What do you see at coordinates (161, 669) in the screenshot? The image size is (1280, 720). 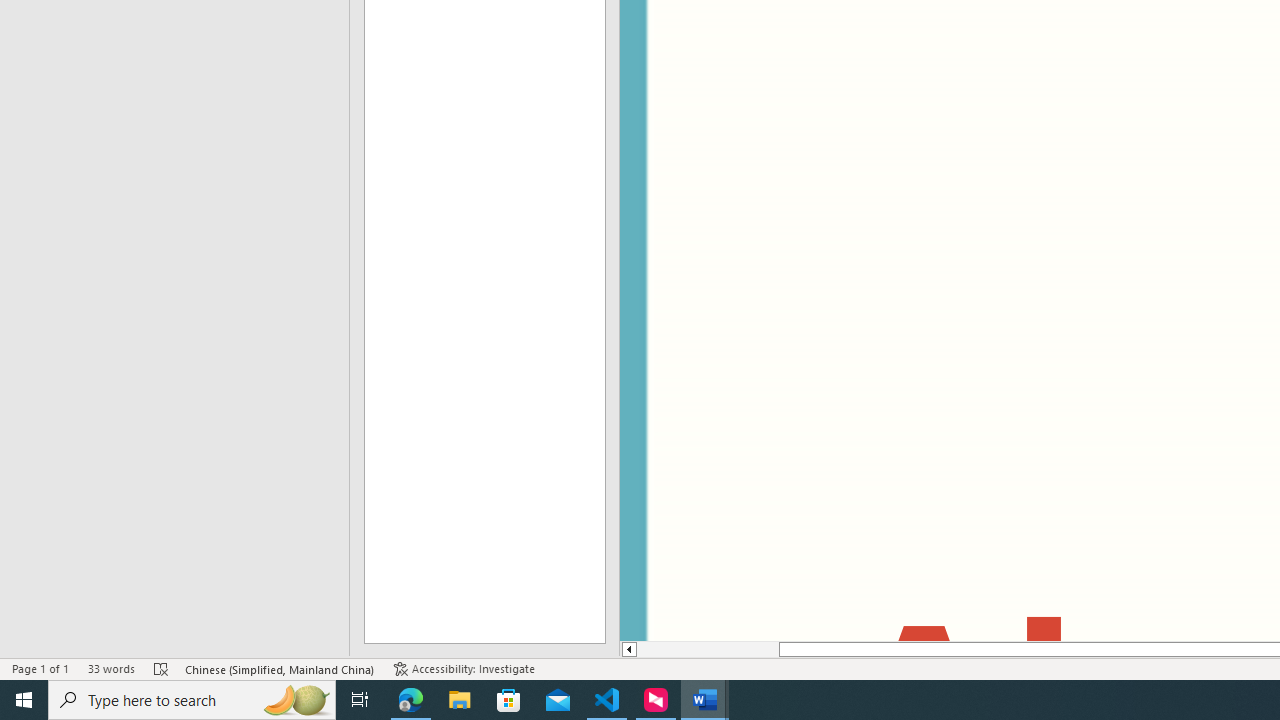 I see `'Spelling and Grammar Check Errors'` at bounding box center [161, 669].